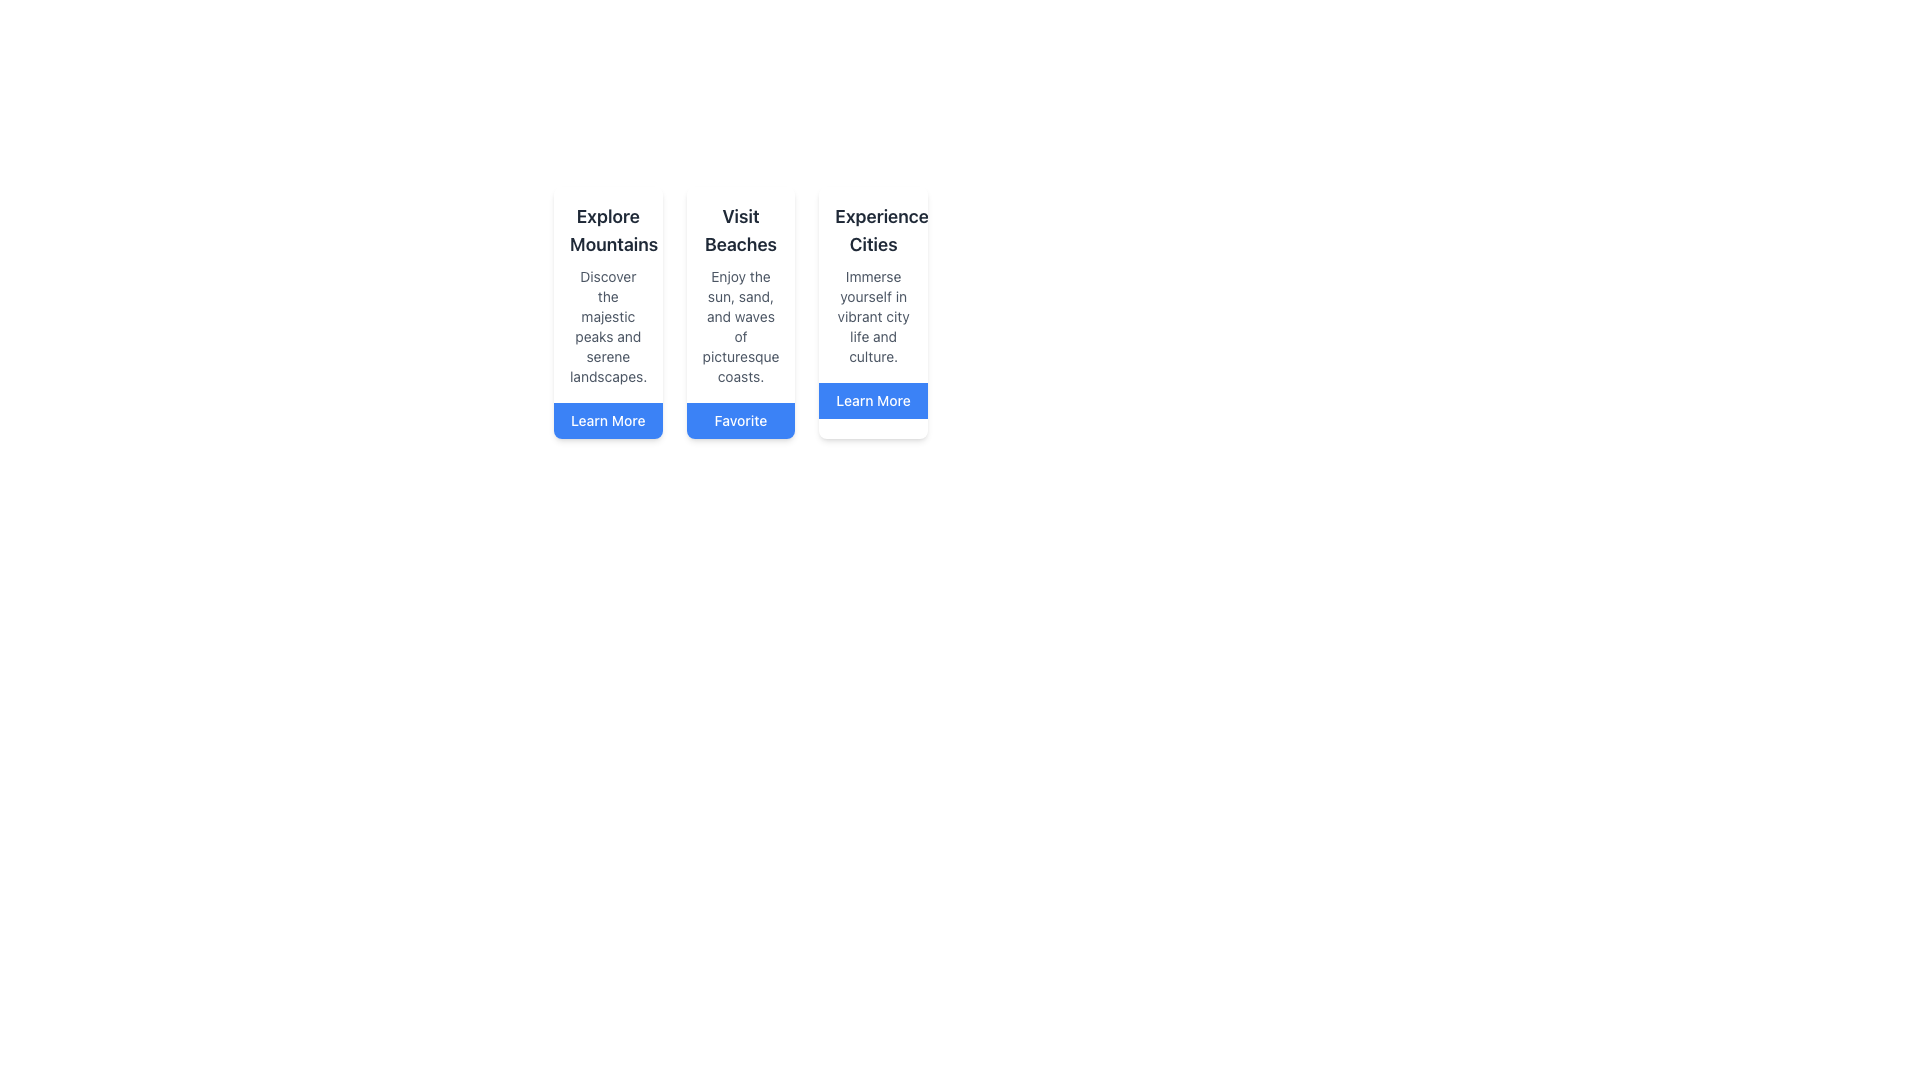 The width and height of the screenshot is (1920, 1080). I want to click on the button located at the bottom of the 'Experience Cities' card, so click(873, 401).